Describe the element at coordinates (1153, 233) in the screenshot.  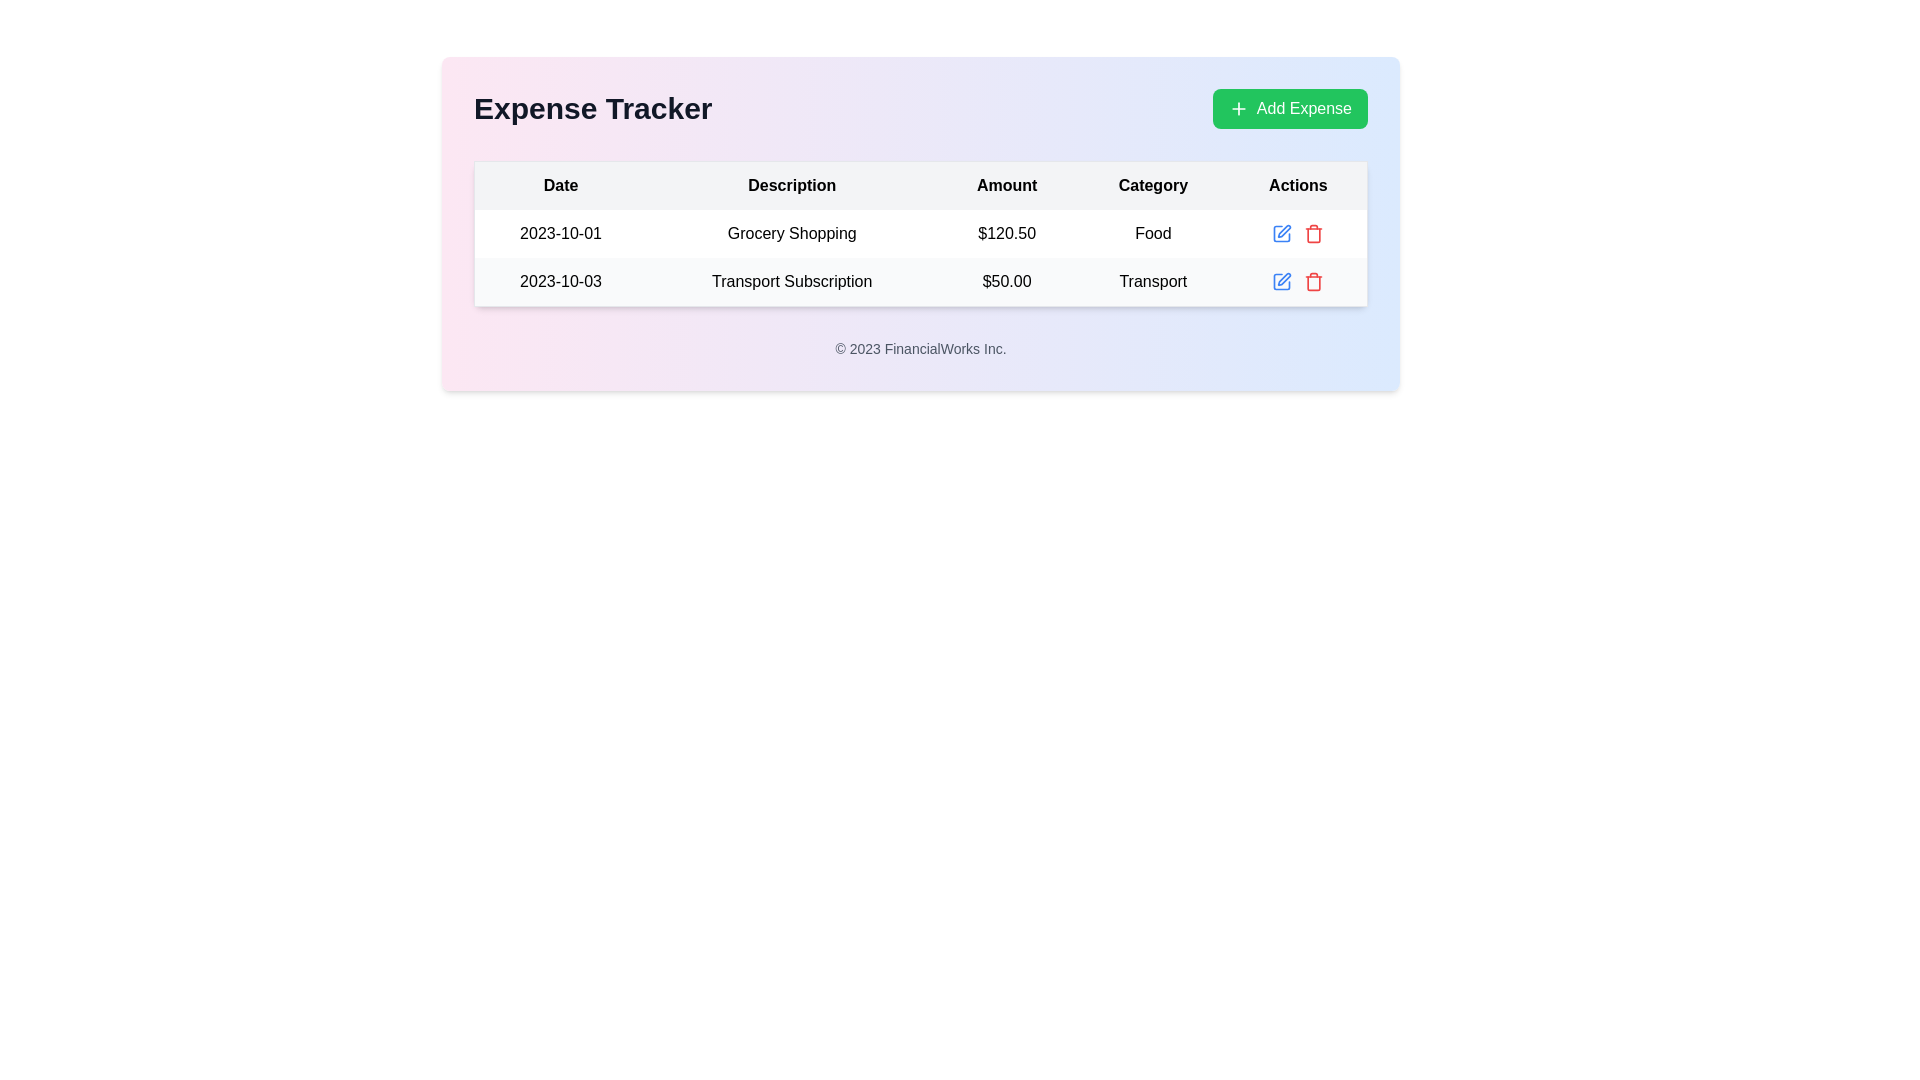
I see `the text label displaying 'Food' in the fourth column of the first row in the table, which is centered and styled with padding` at that location.